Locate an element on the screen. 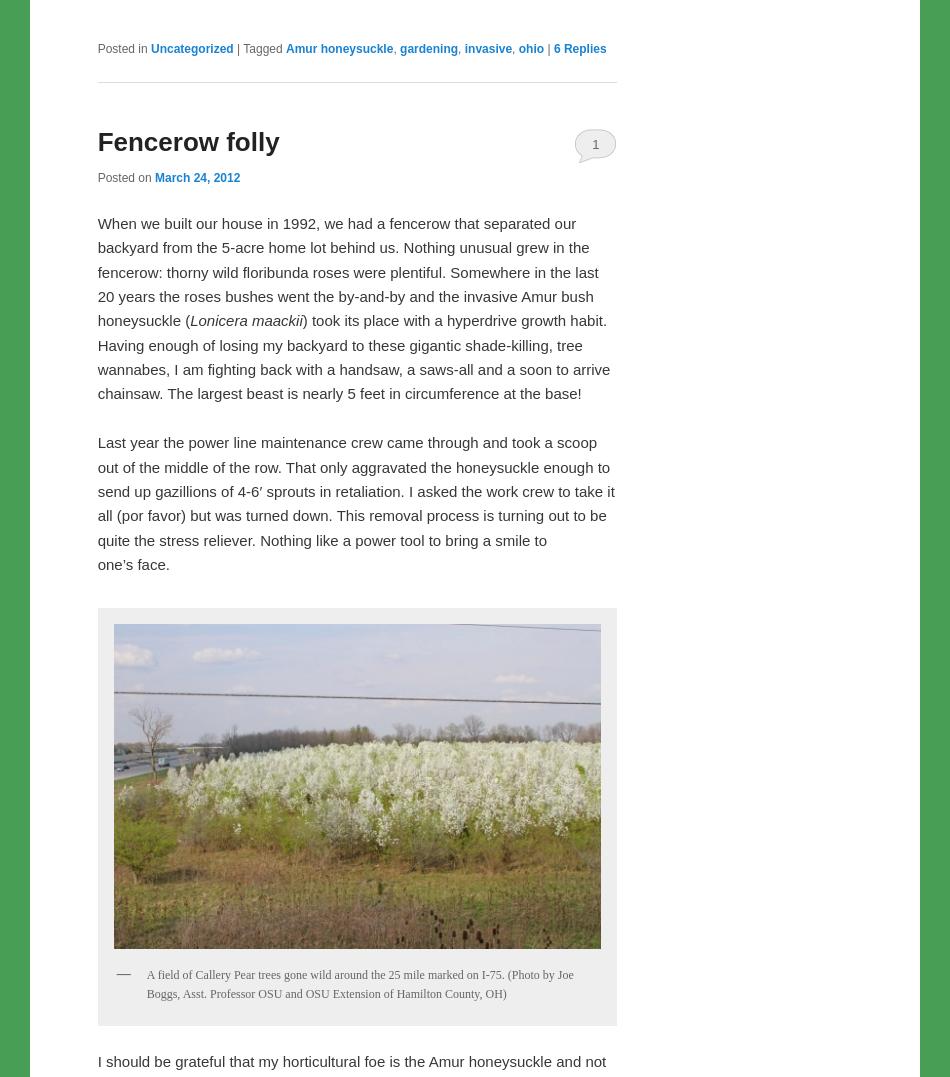  'Tagged' is located at coordinates (261, 48).